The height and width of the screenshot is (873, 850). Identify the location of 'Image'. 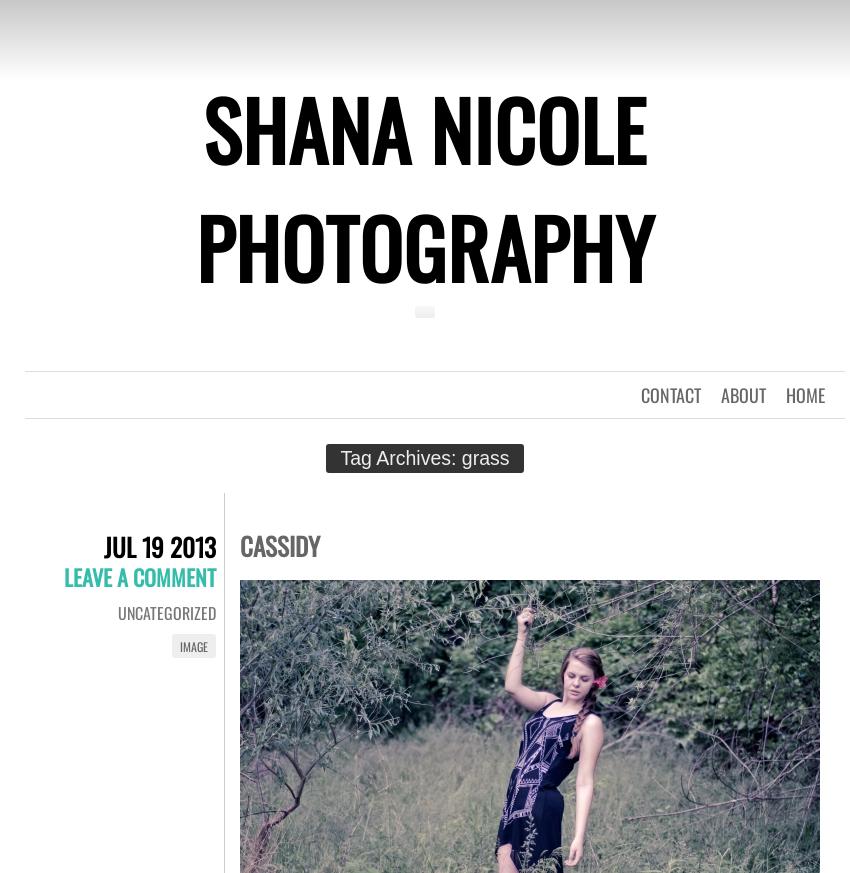
(179, 646).